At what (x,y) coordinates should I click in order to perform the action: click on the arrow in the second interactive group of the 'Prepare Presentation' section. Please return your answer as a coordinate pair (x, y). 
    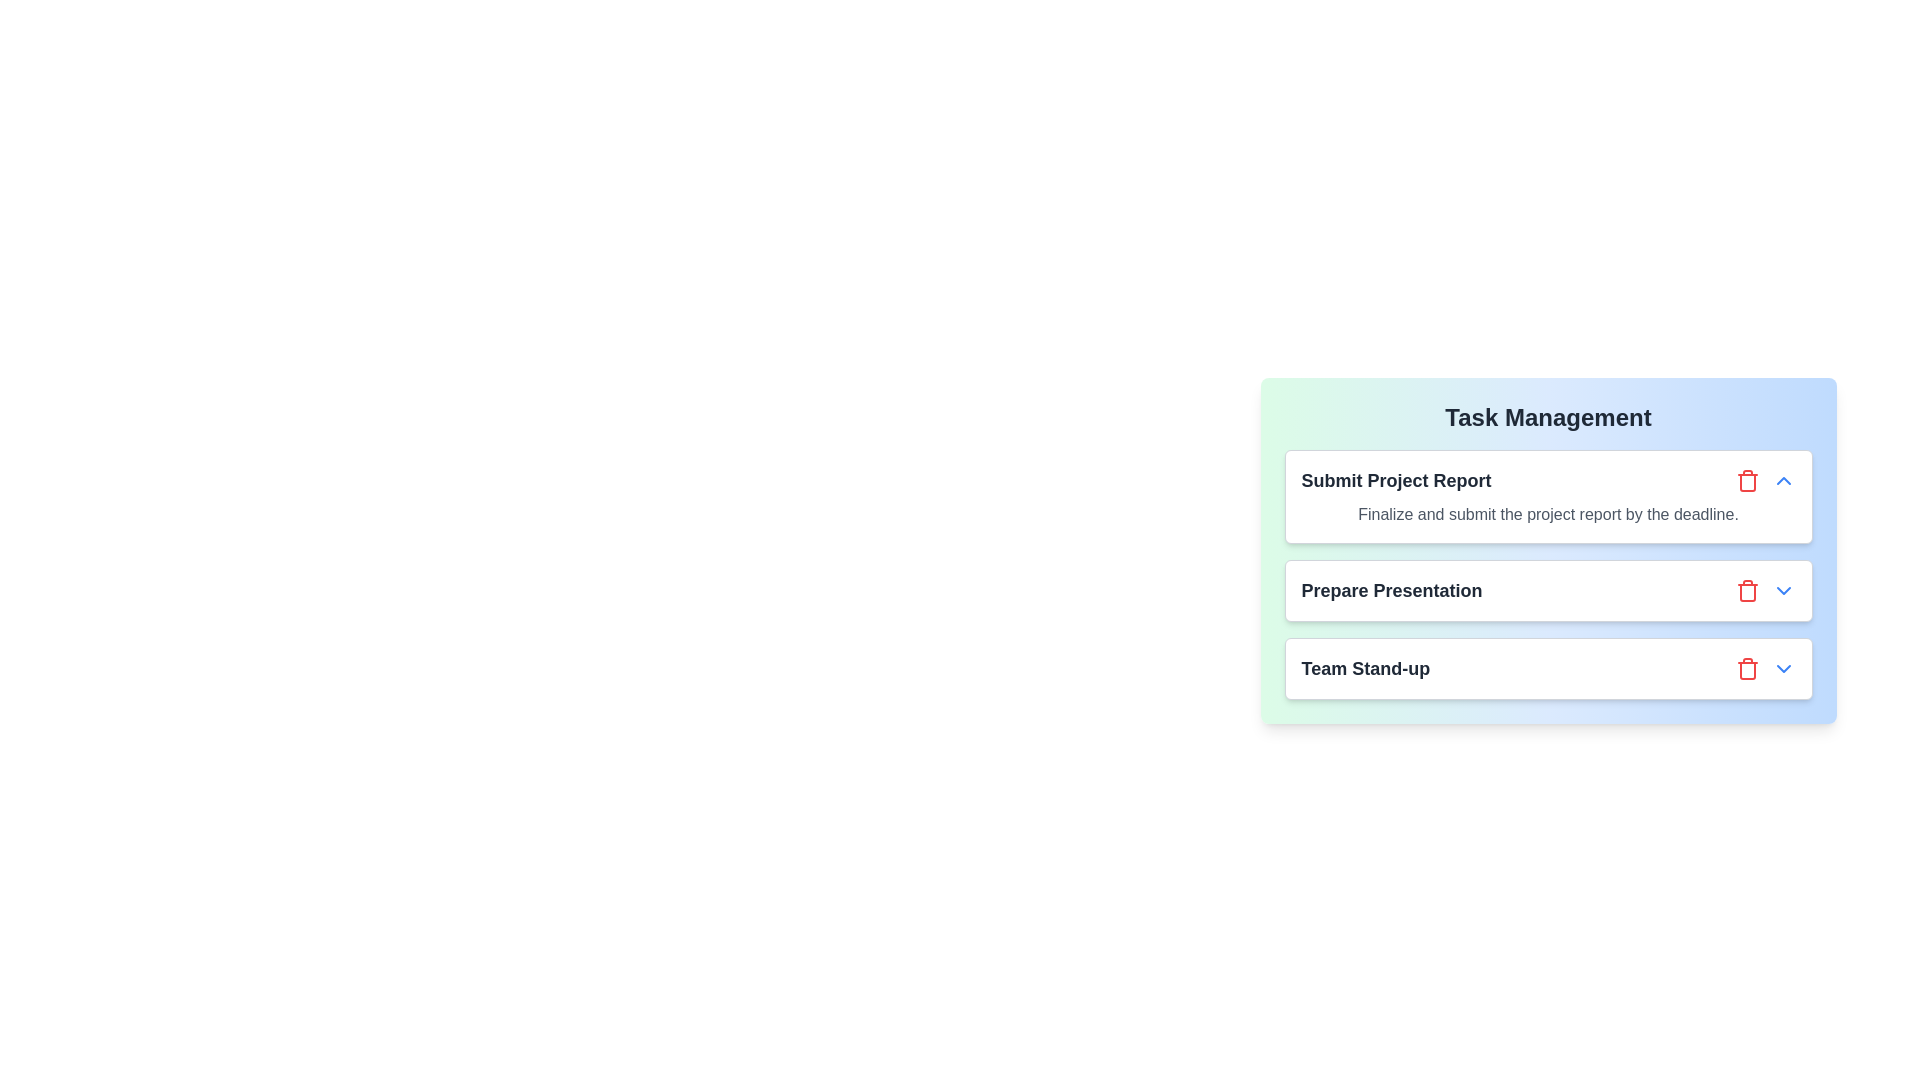
    Looking at the image, I should click on (1765, 589).